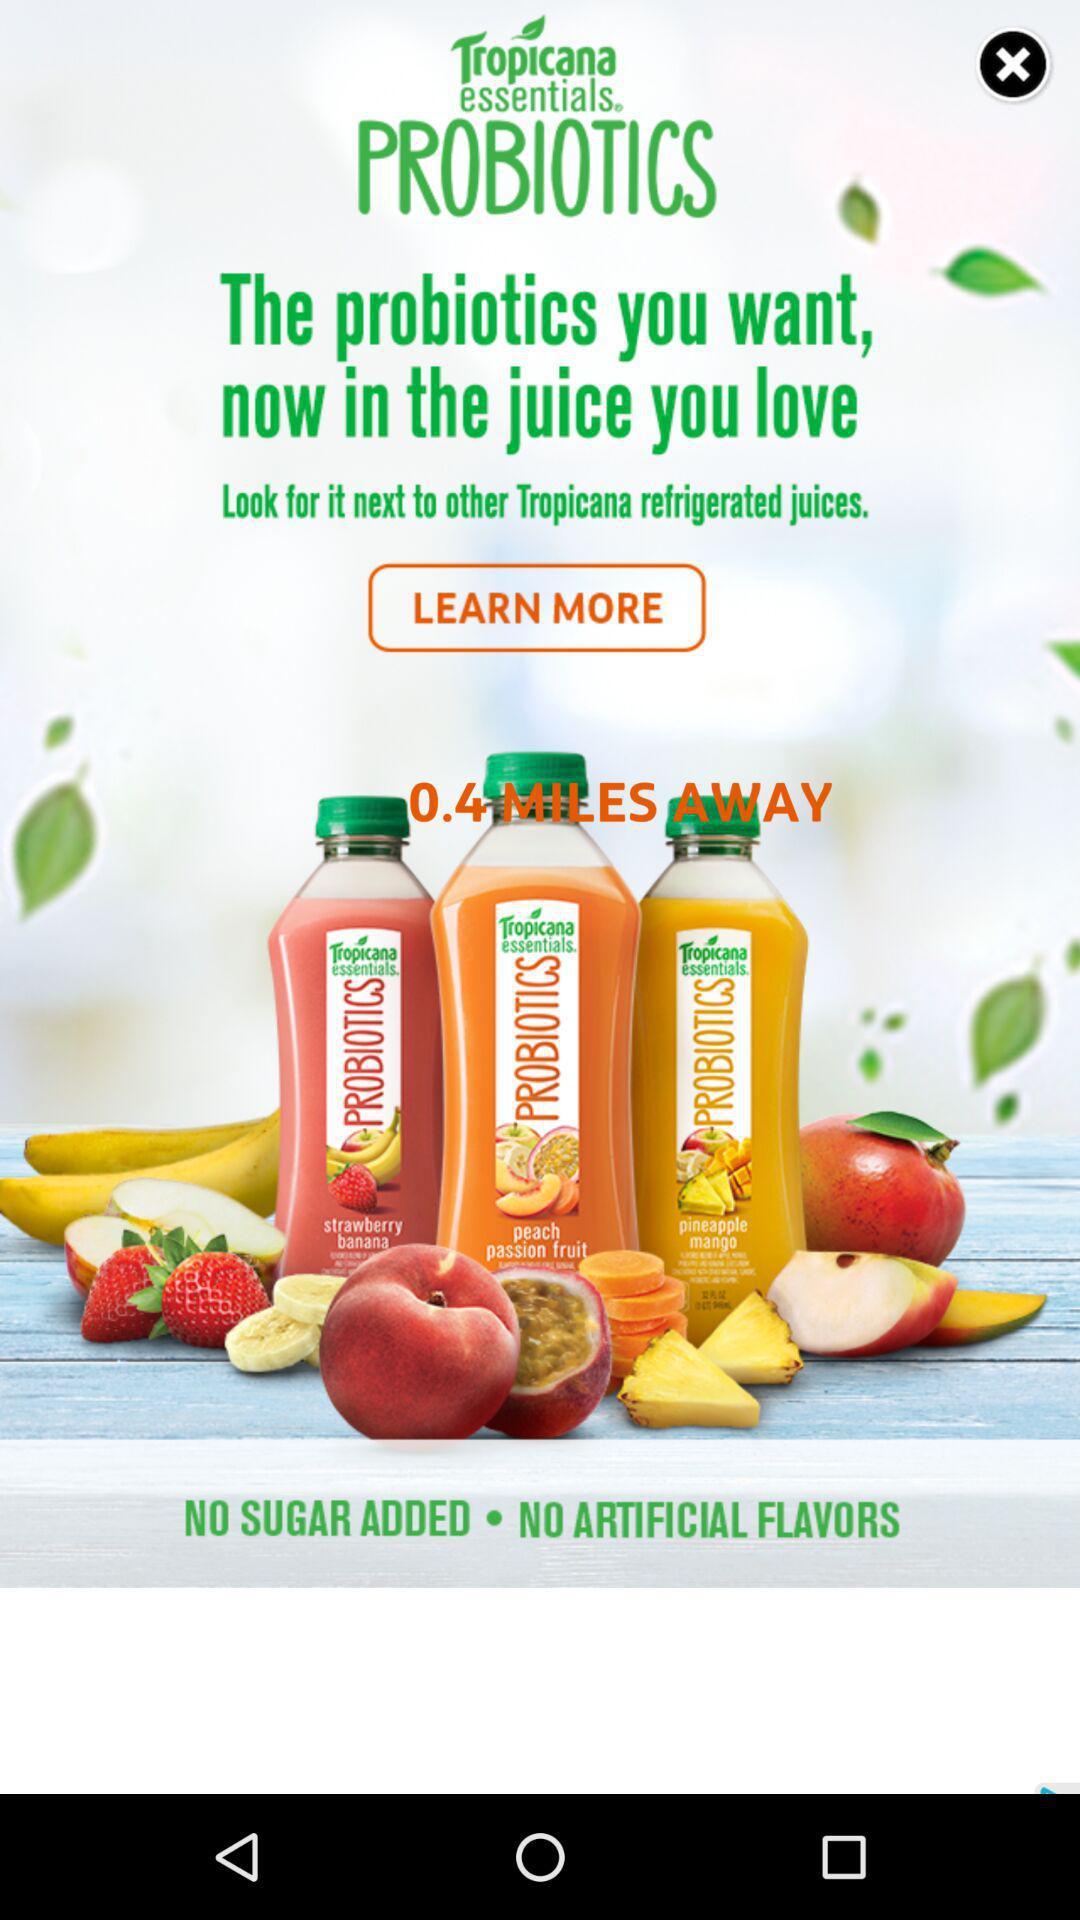 This screenshot has height=1920, width=1080. I want to click on the close icon, so click(1014, 70).